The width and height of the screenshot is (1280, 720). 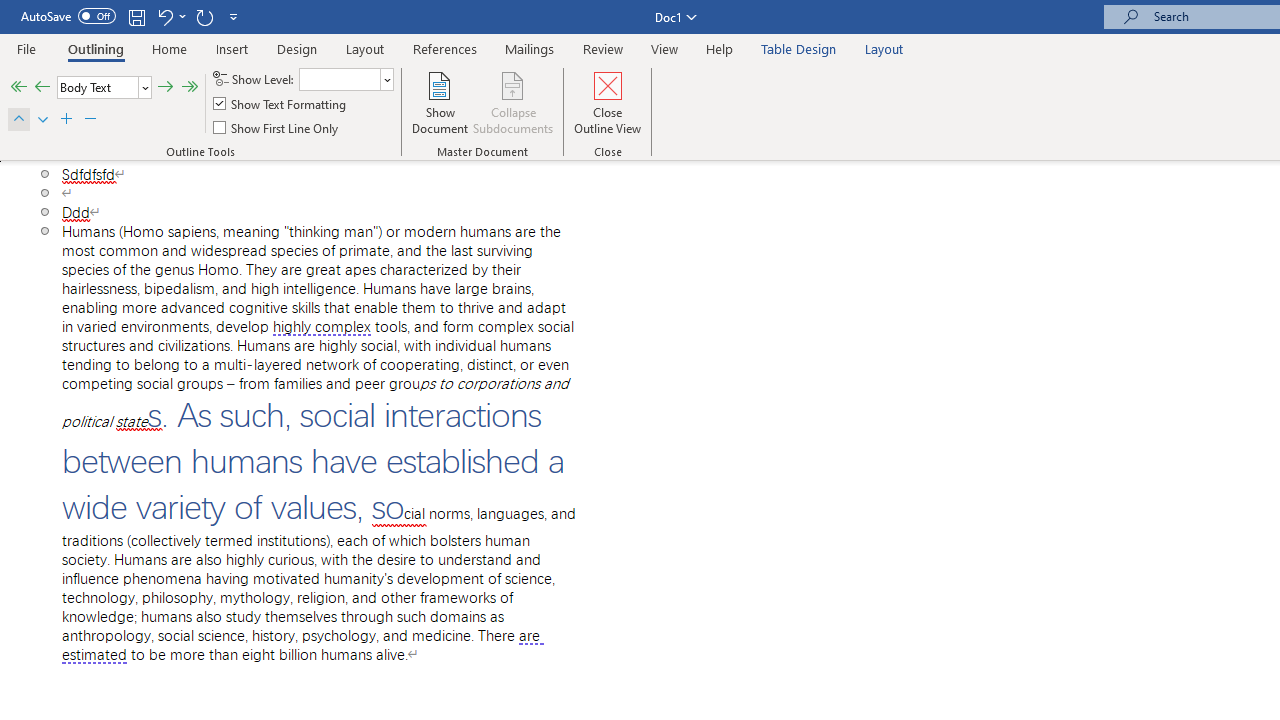 What do you see at coordinates (103, 86) in the screenshot?
I see `'Outline Level'` at bounding box center [103, 86].